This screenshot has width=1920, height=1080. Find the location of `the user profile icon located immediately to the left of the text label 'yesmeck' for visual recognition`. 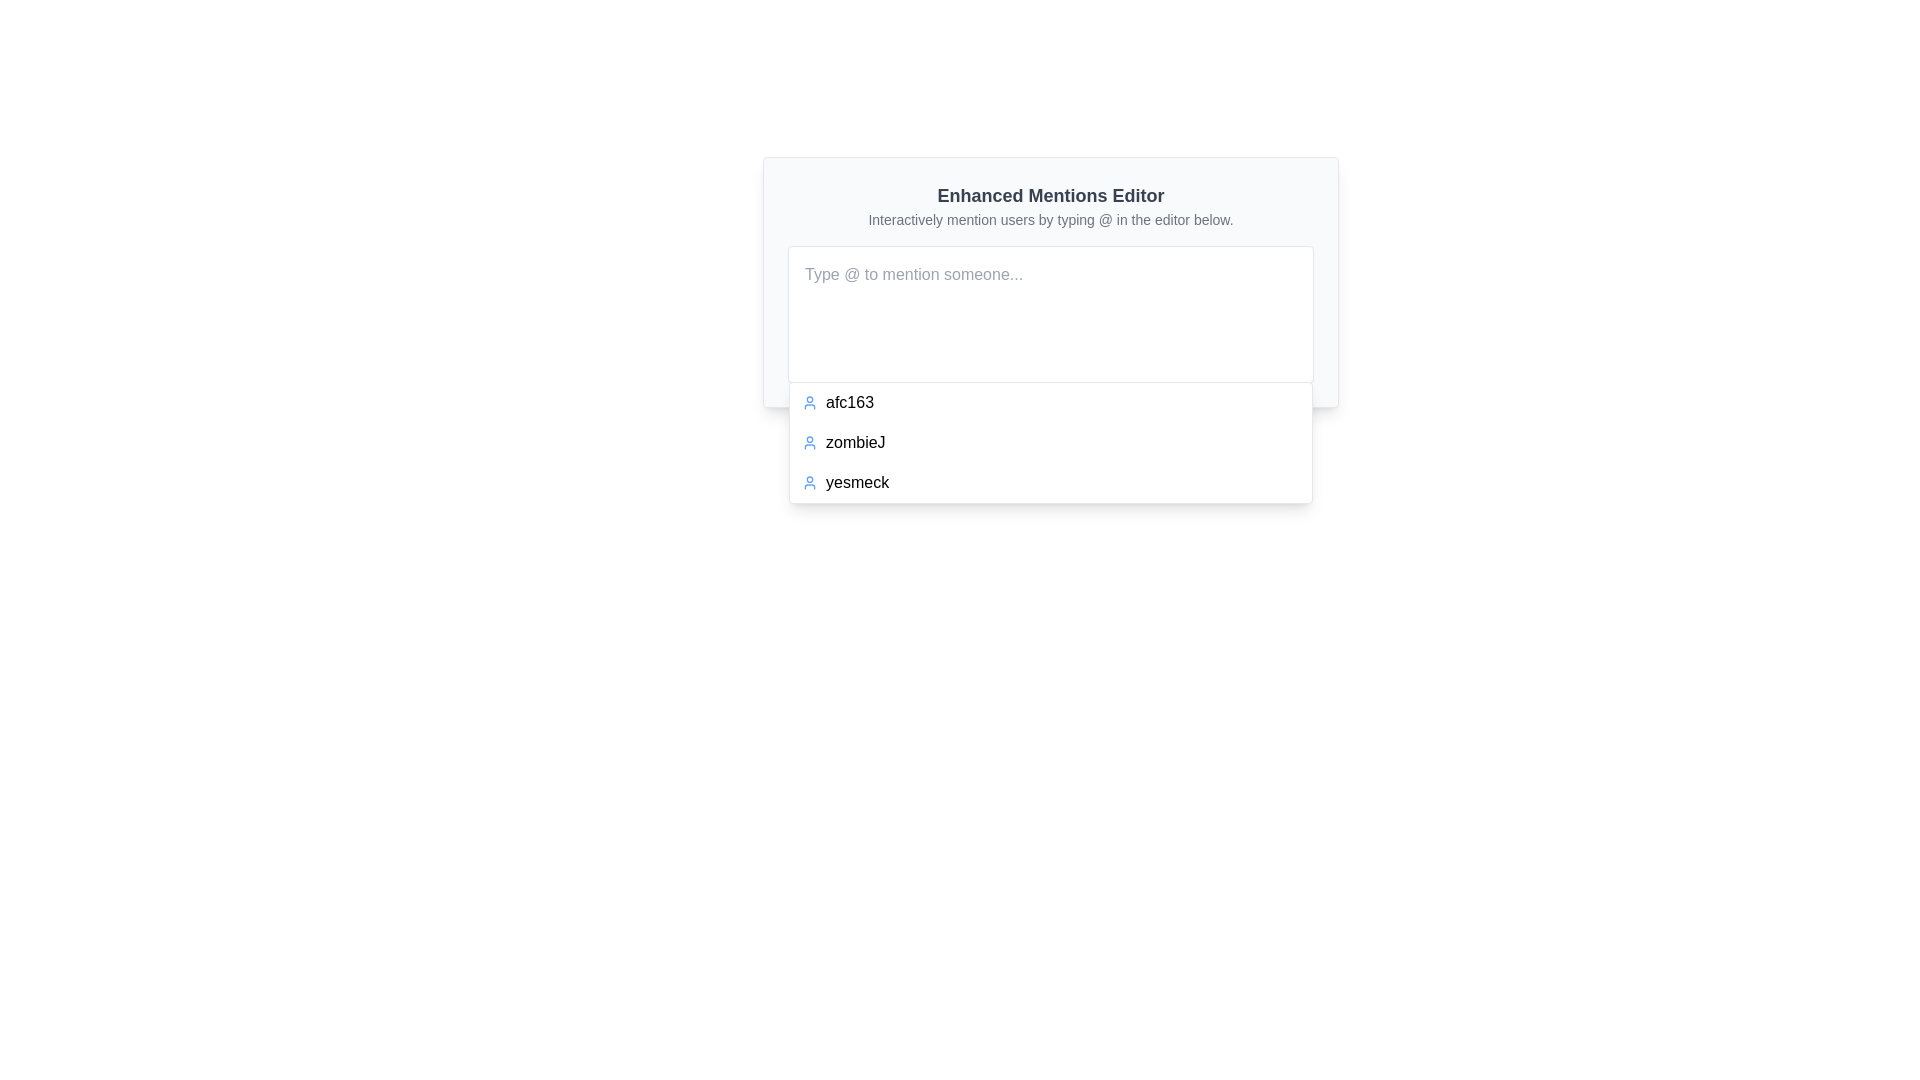

the user profile icon located immediately to the left of the text label 'yesmeck' for visual recognition is located at coordinates (810, 482).